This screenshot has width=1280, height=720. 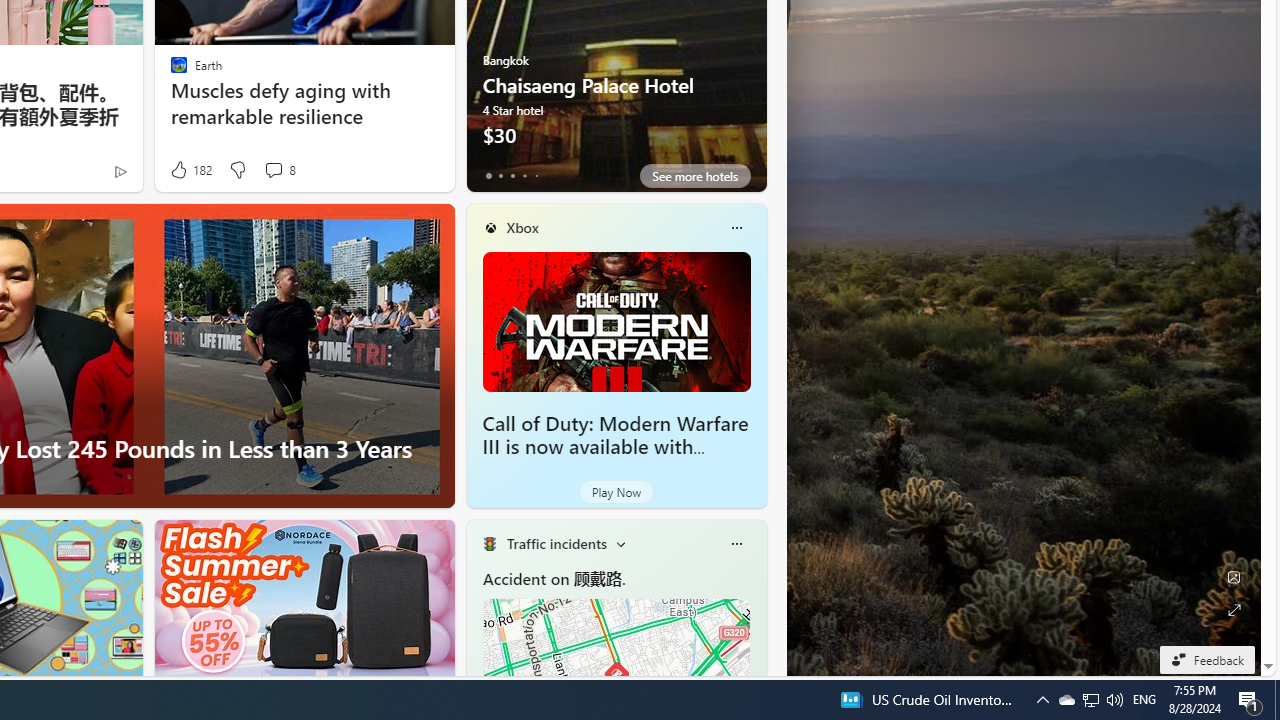 I want to click on 'Traffic Title Traffic Light', so click(x=489, y=543).